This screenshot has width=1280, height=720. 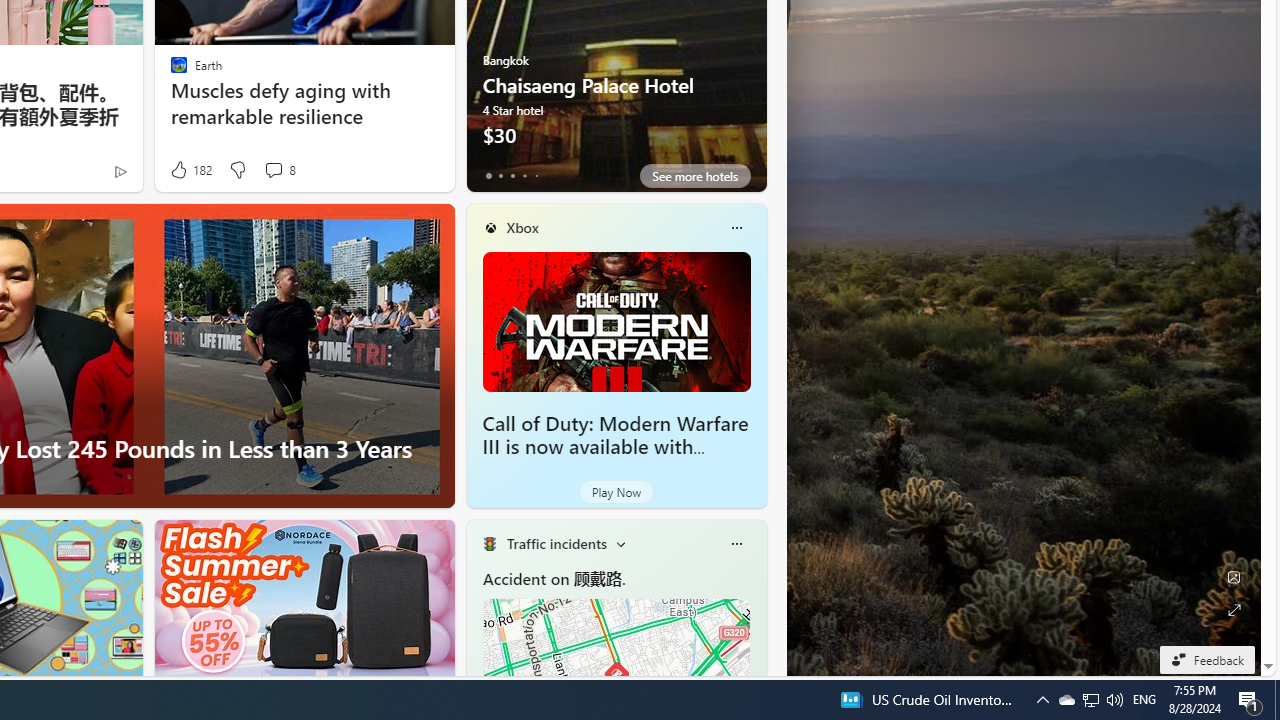 I want to click on 'Traffic Title Traffic Light', so click(x=489, y=543).